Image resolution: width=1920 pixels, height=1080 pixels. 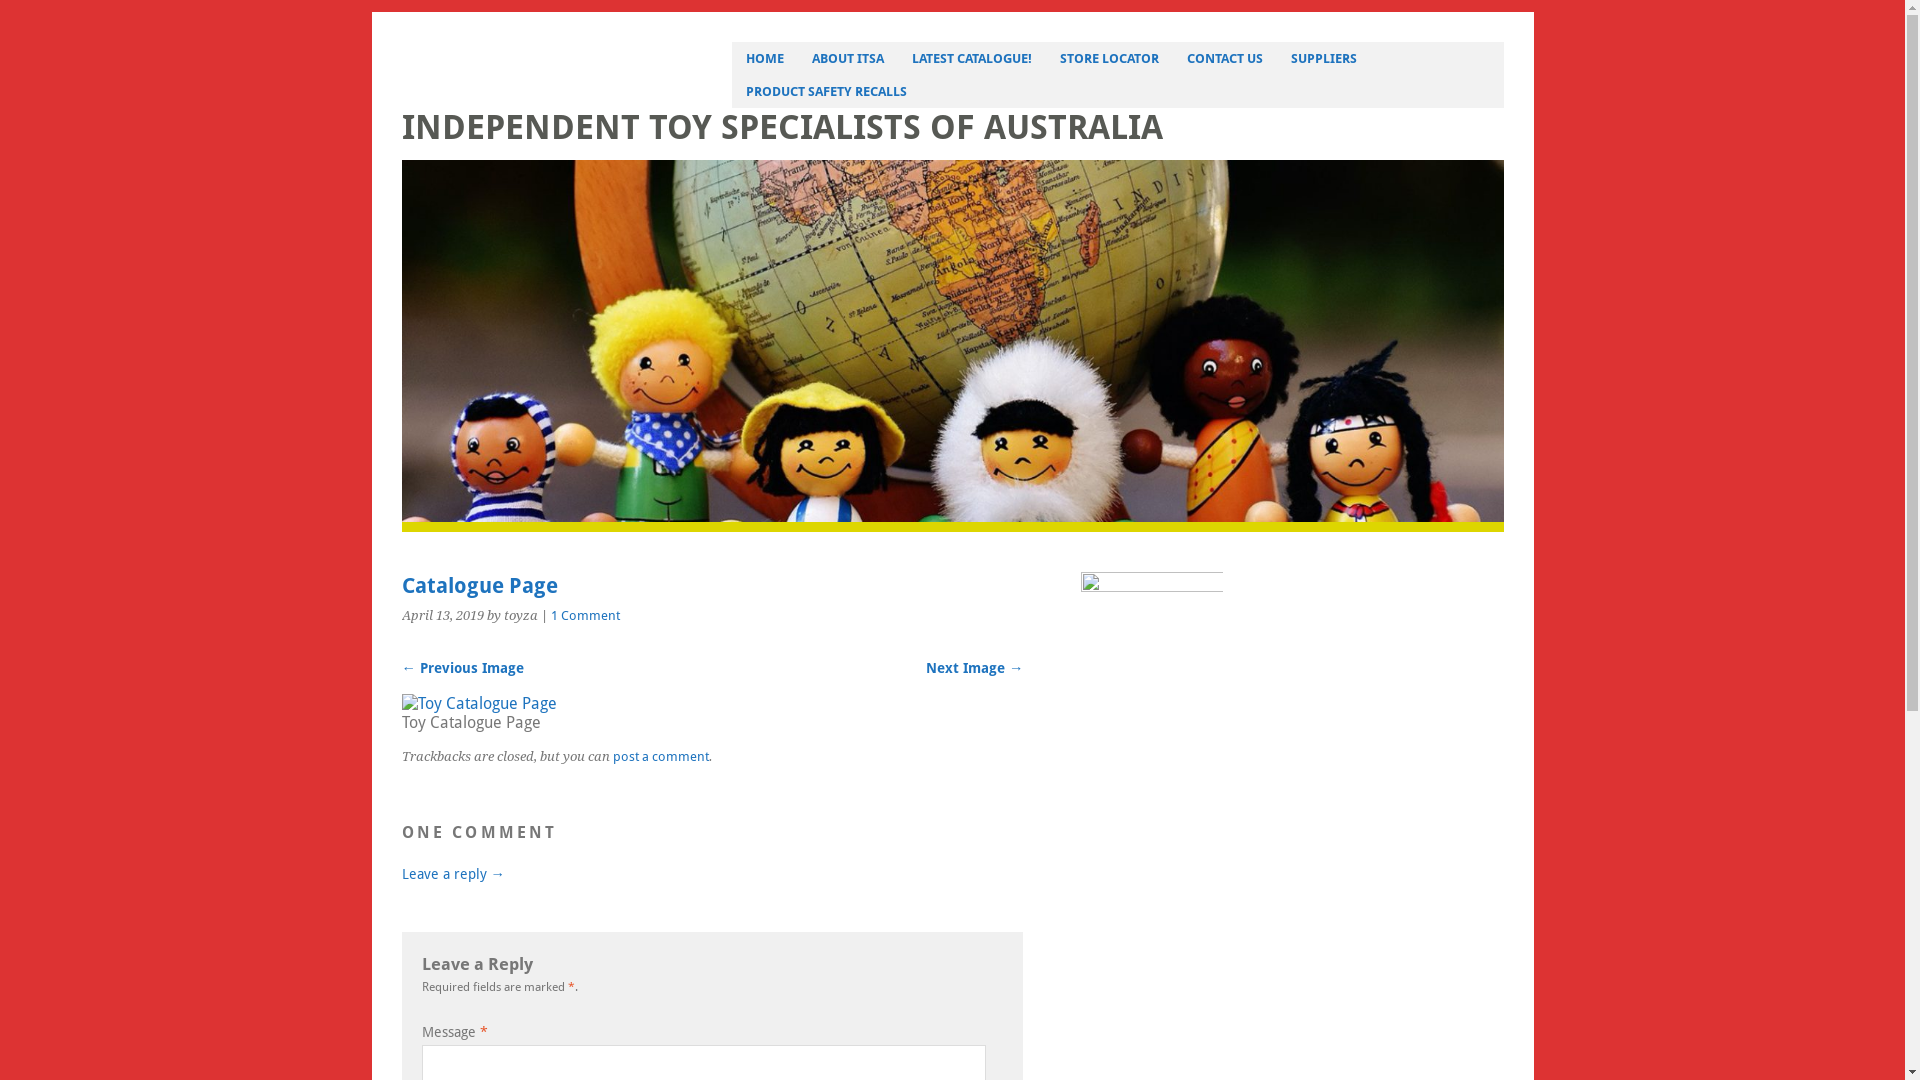 I want to click on 'Catalogue Page', so click(x=401, y=702).